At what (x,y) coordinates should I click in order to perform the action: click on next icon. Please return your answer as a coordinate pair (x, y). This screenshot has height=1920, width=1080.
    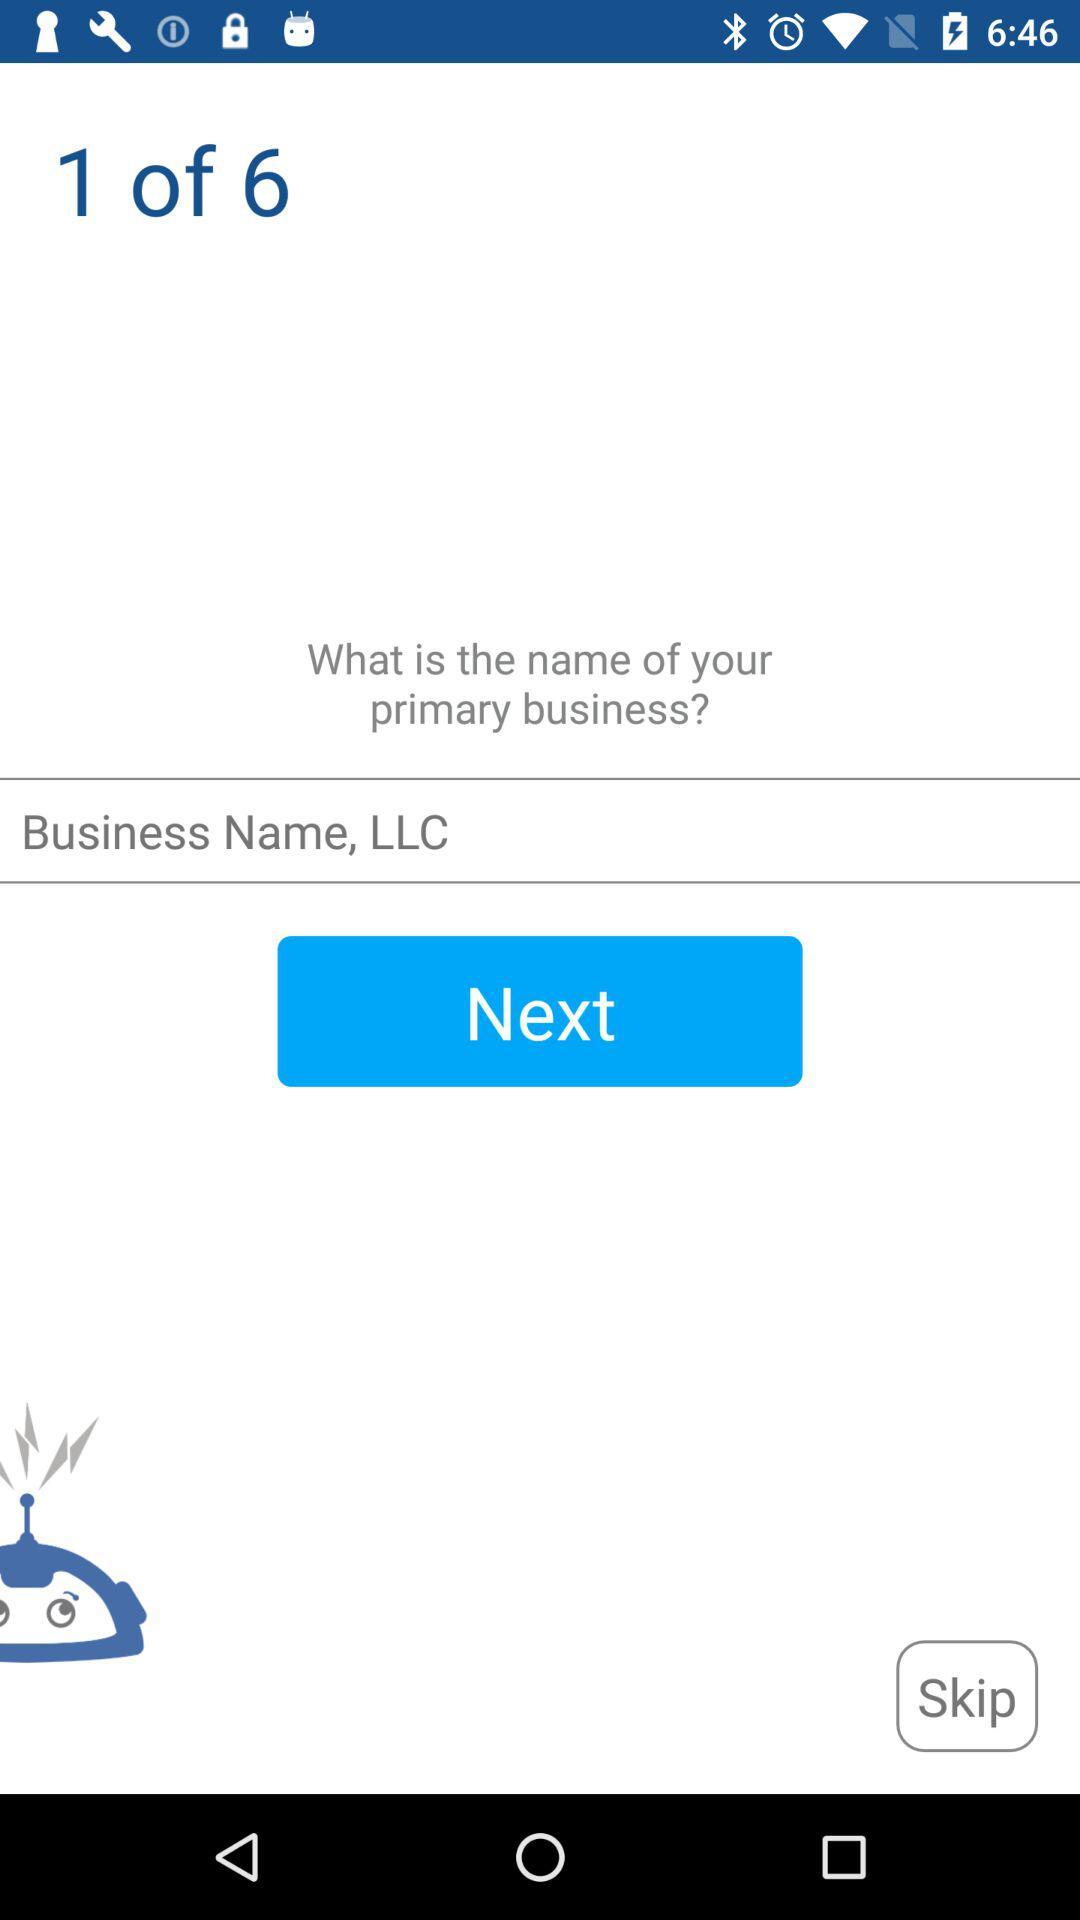
    Looking at the image, I should click on (540, 1011).